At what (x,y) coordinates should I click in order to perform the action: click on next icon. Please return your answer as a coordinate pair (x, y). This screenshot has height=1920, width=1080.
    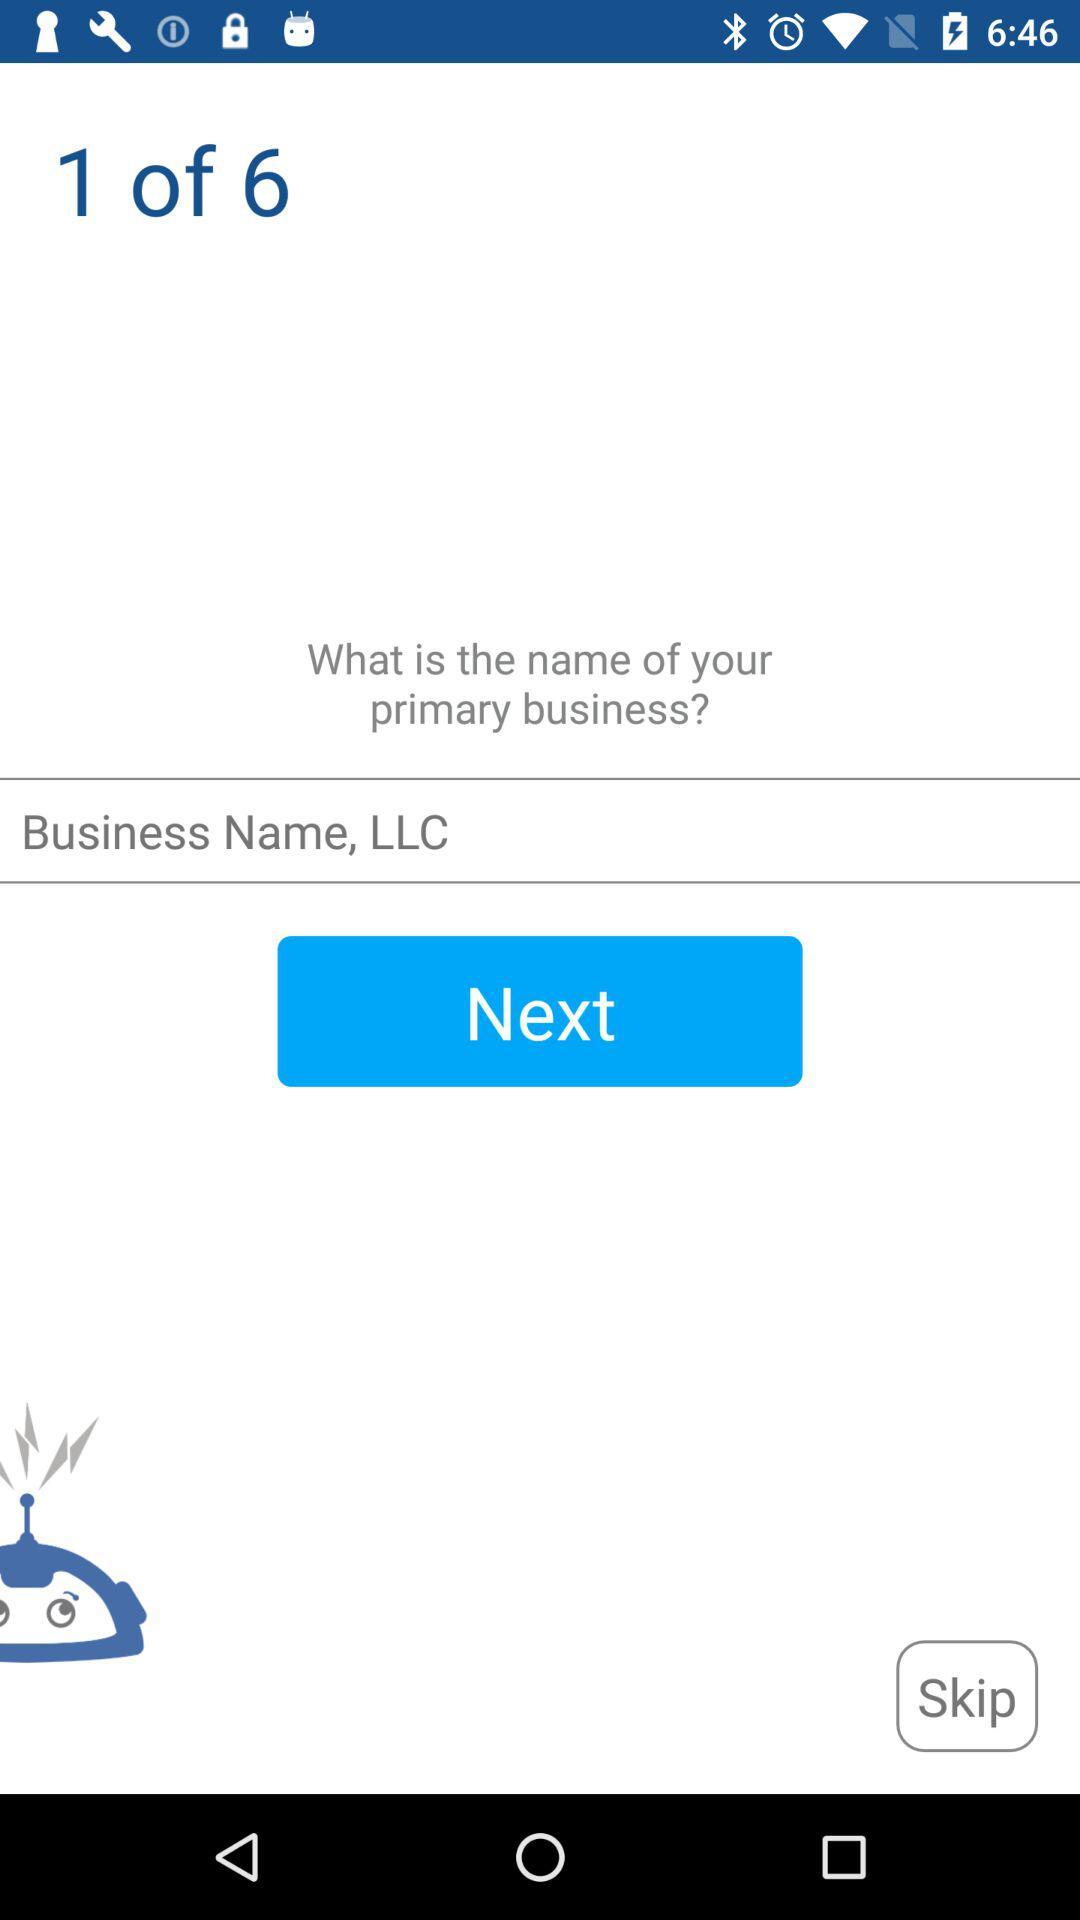
    Looking at the image, I should click on (540, 1011).